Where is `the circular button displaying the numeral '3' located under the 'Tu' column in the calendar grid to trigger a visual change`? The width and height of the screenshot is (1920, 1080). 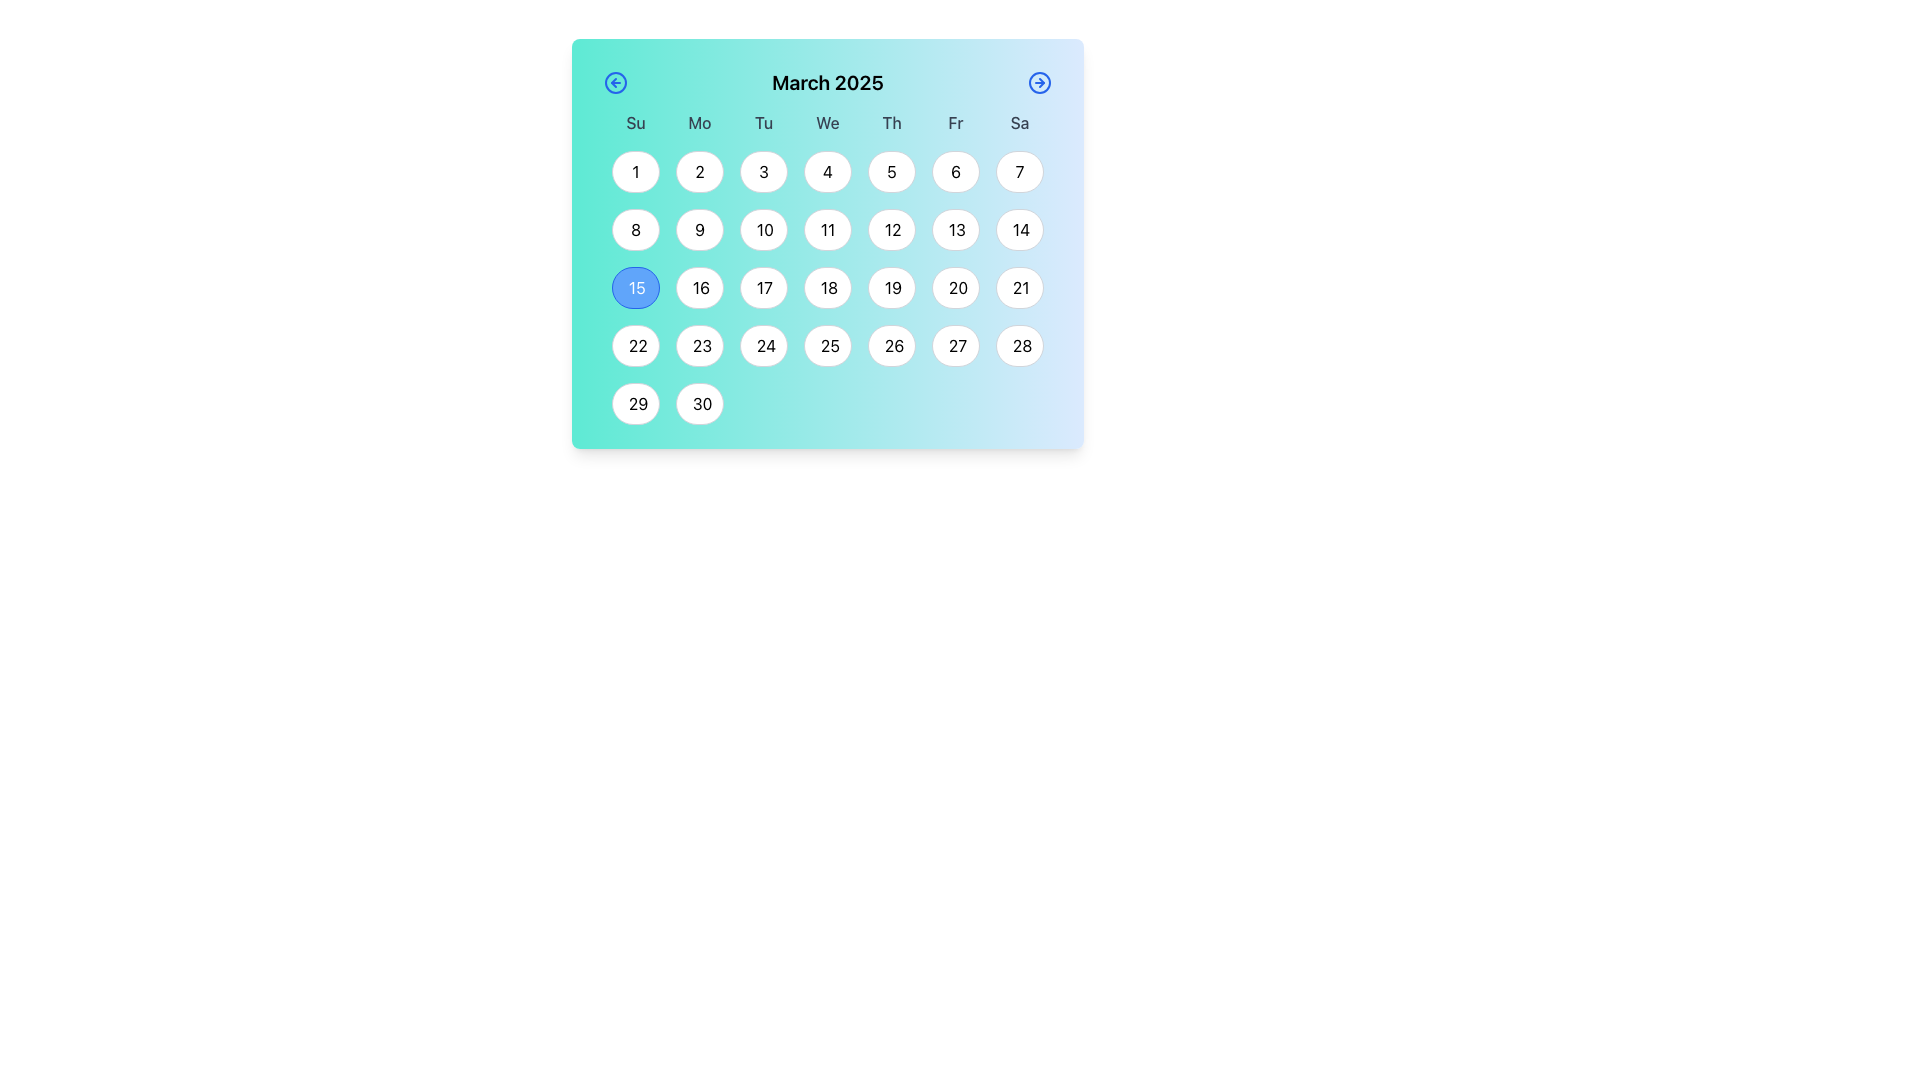
the circular button displaying the numeral '3' located under the 'Tu' column in the calendar grid to trigger a visual change is located at coordinates (762, 171).